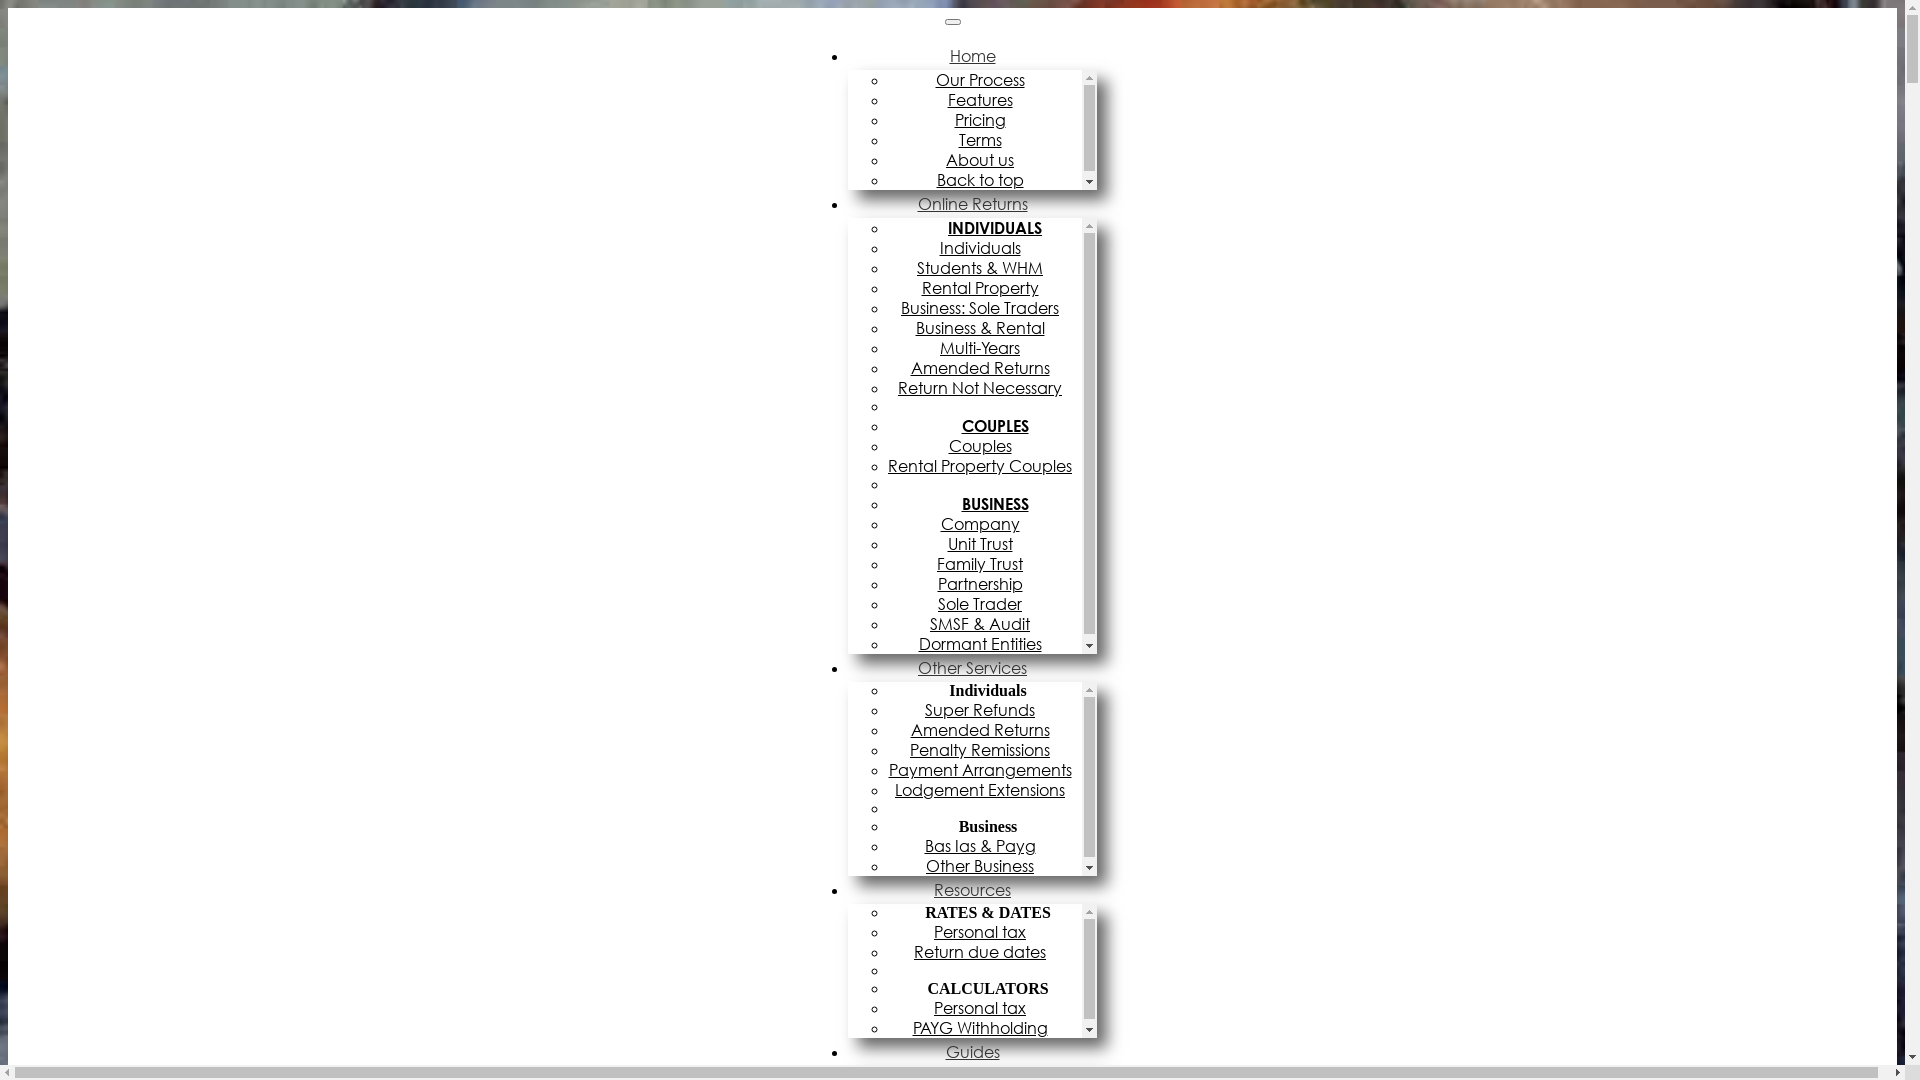  What do you see at coordinates (984, 346) in the screenshot?
I see `'Multi-Years'` at bounding box center [984, 346].